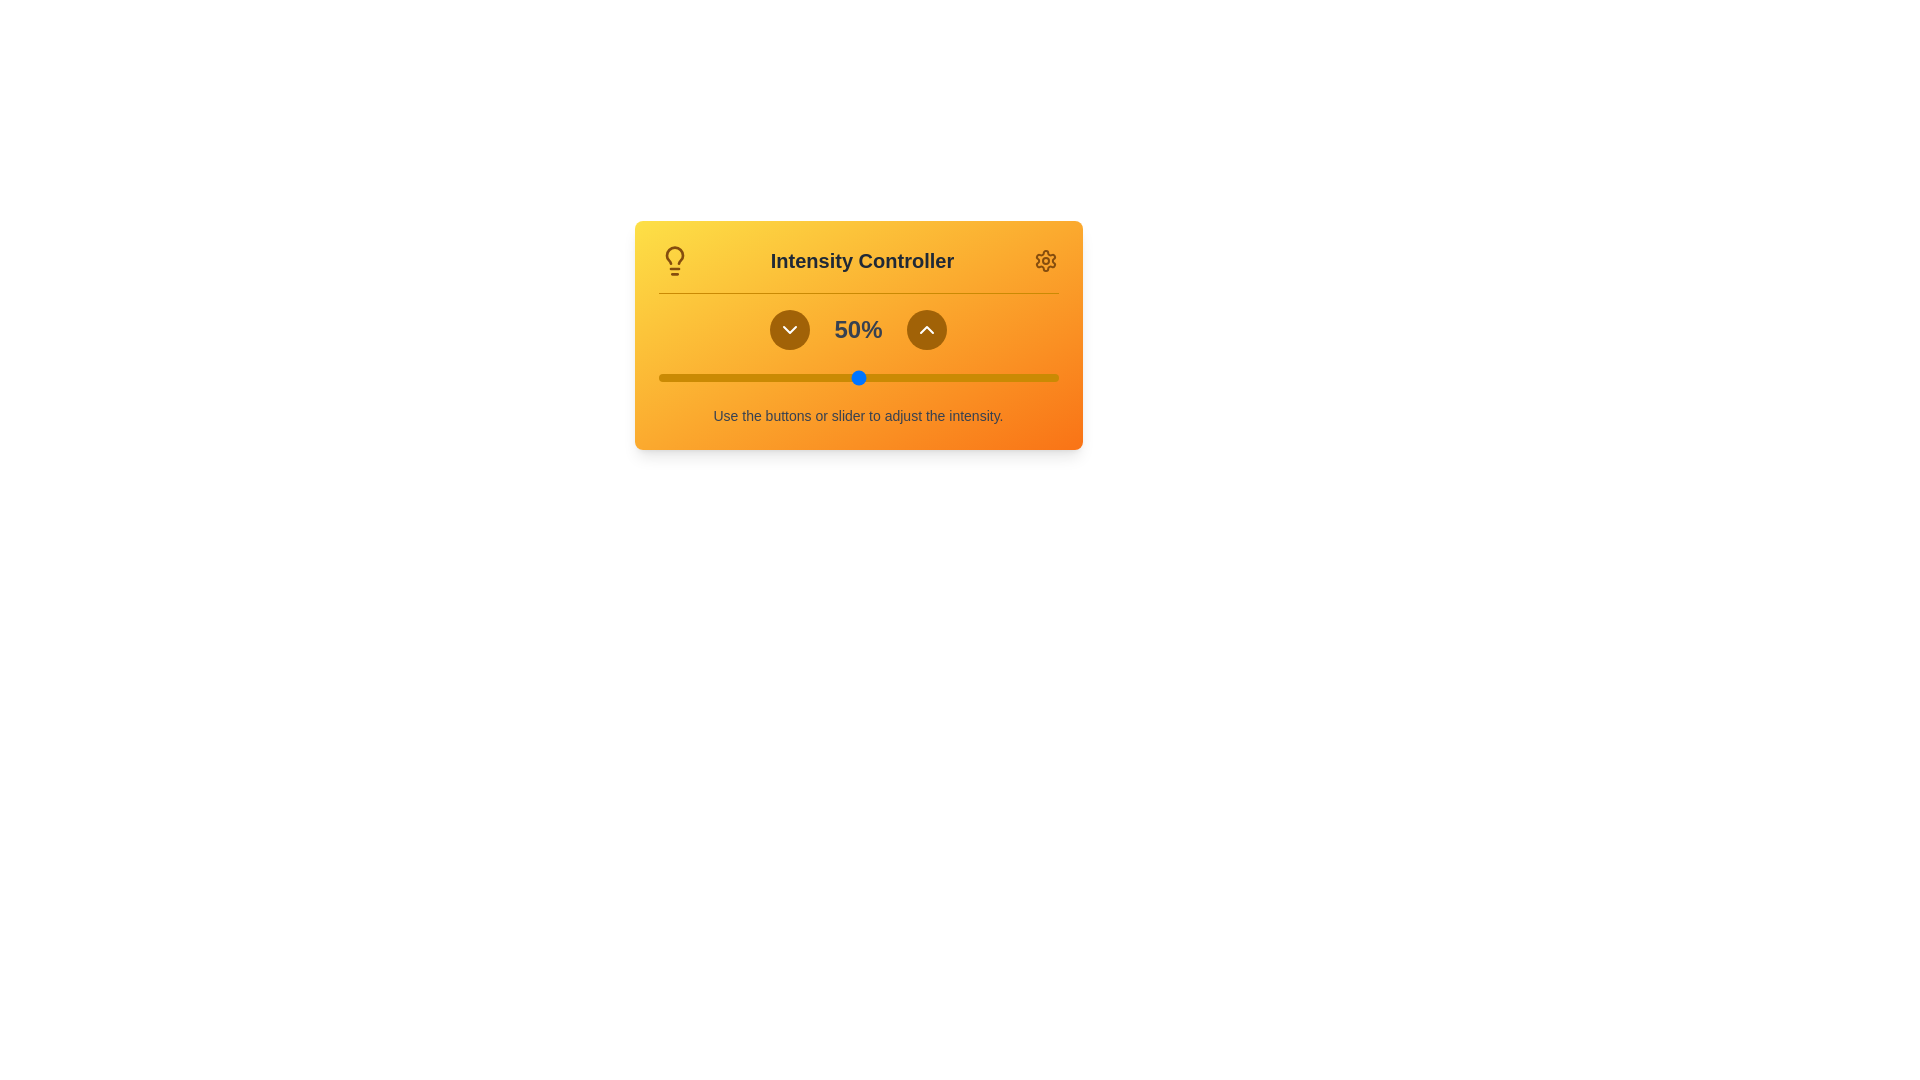 This screenshot has width=1920, height=1080. What do you see at coordinates (854, 378) in the screenshot?
I see `the intensity` at bounding box center [854, 378].